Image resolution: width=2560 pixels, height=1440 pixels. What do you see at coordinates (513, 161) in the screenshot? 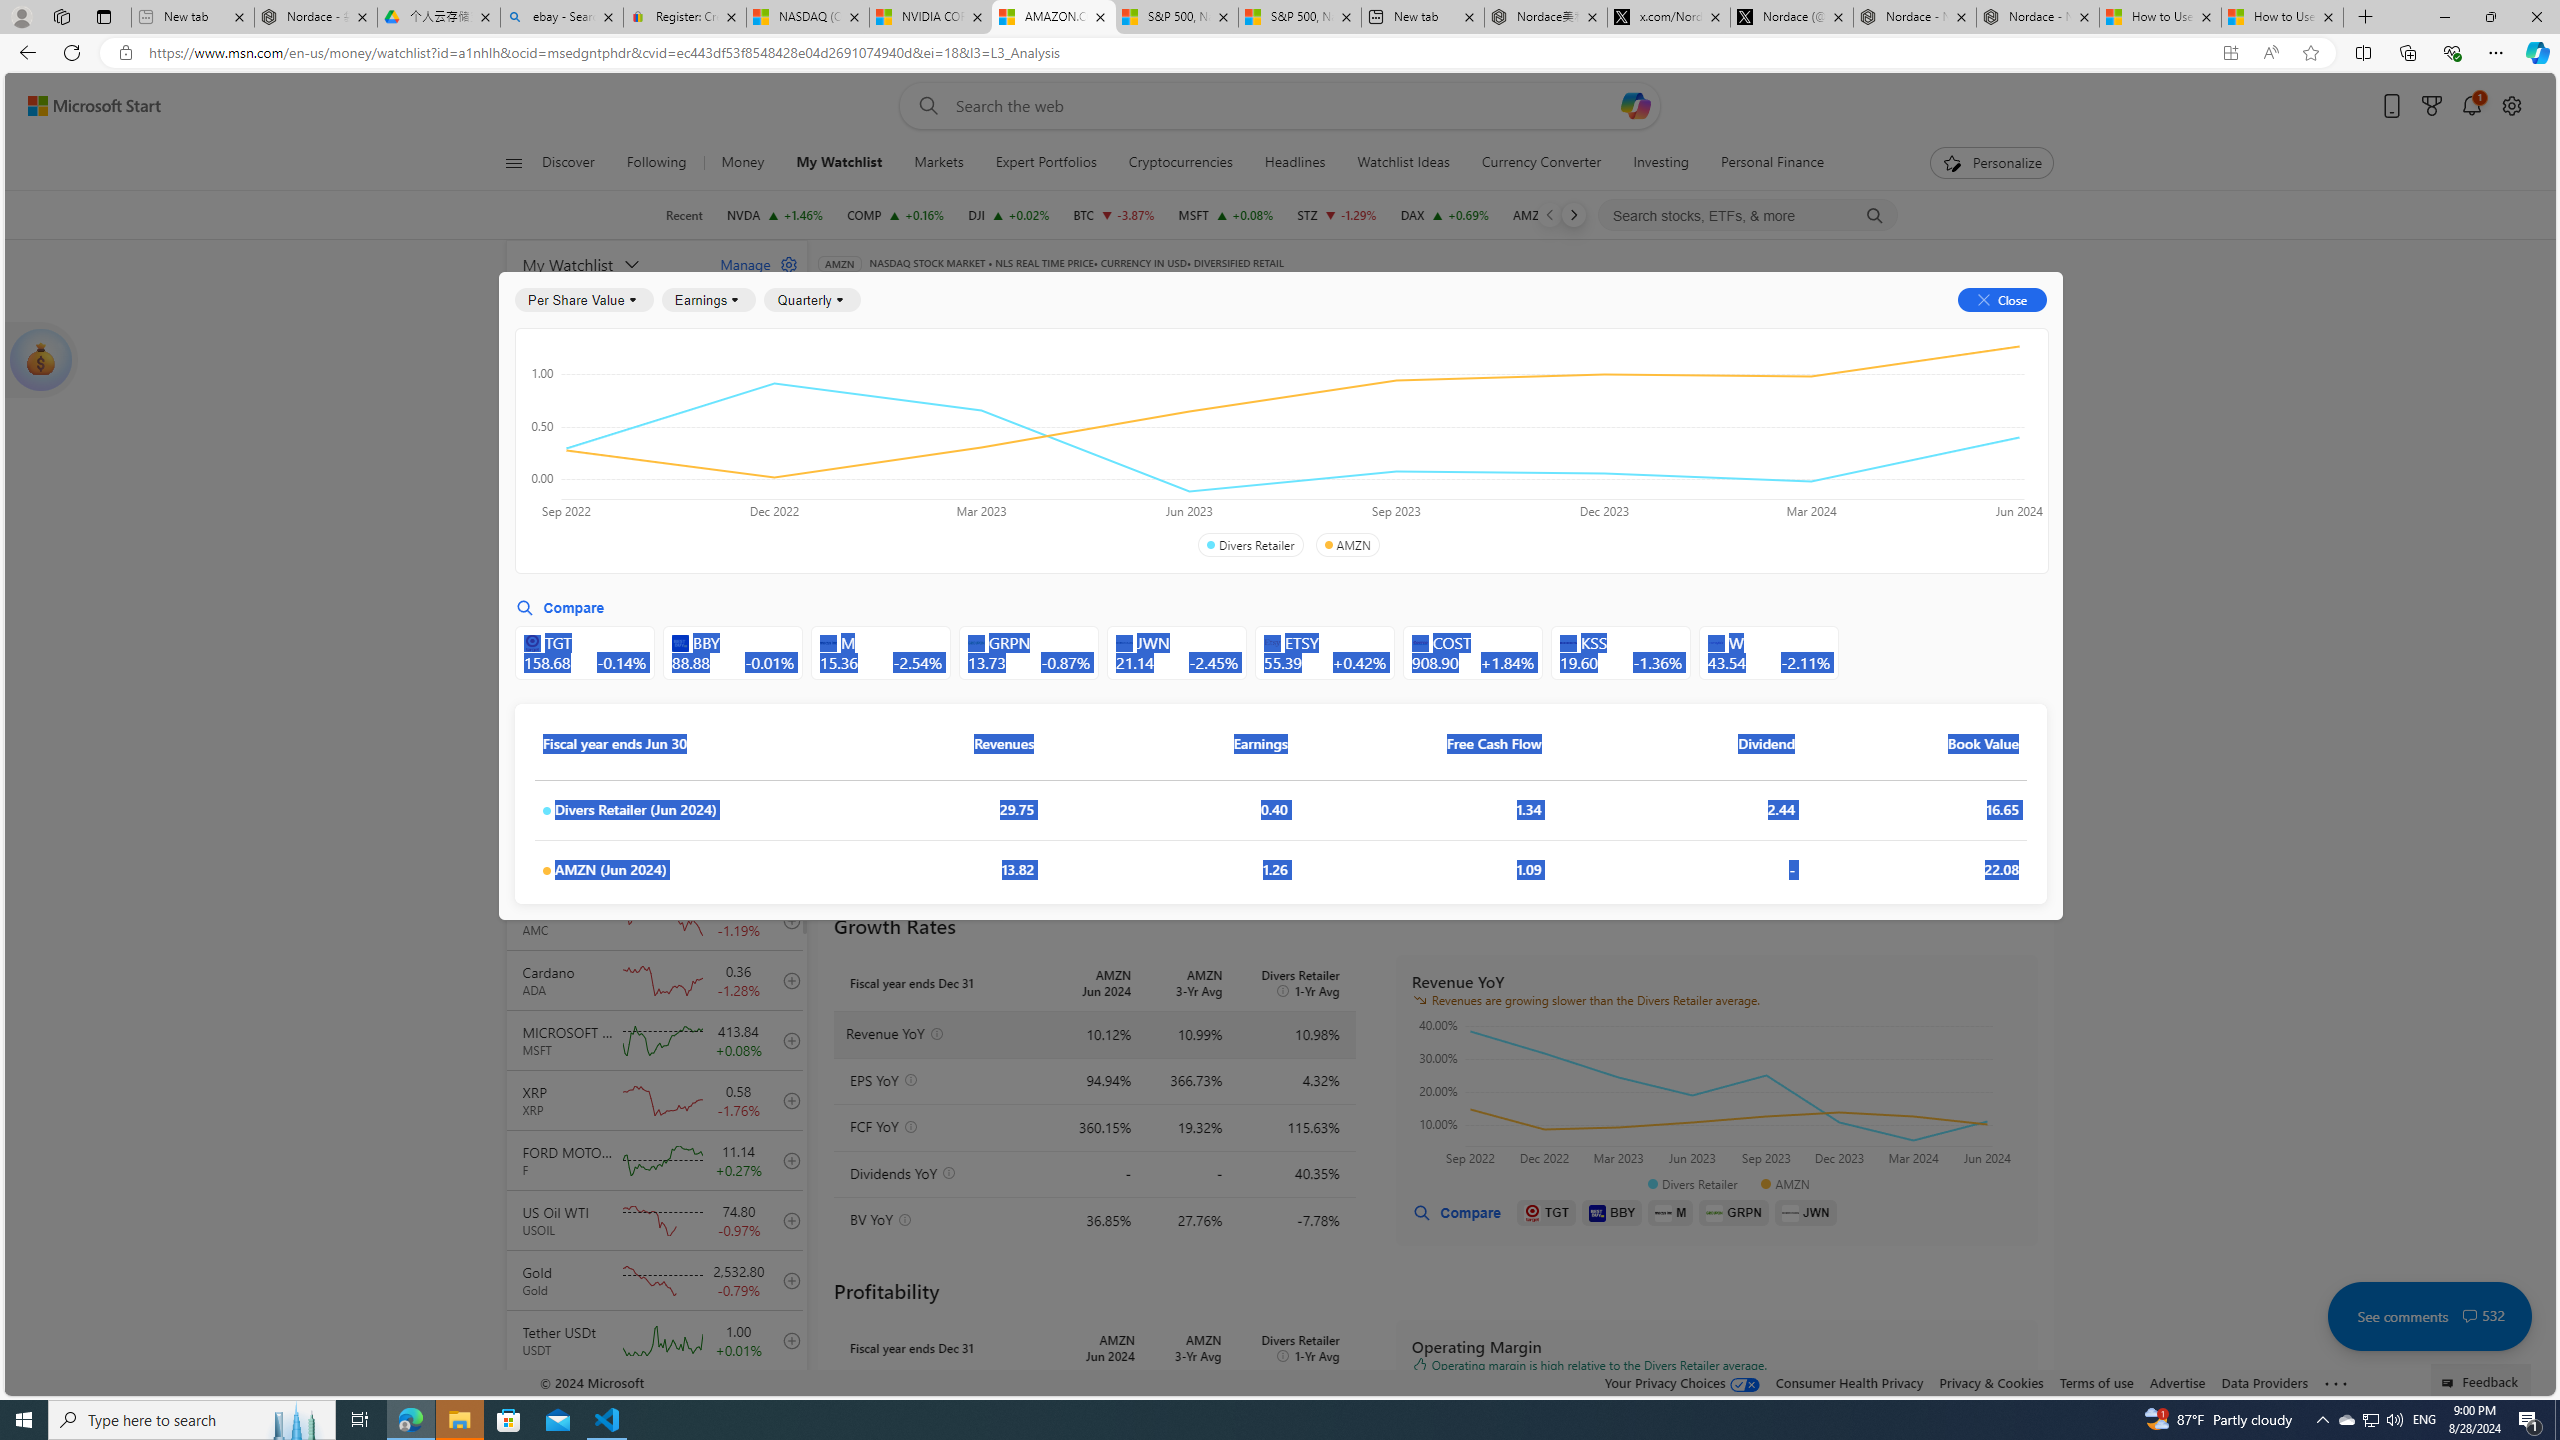
I see `'Open navigation menu'` at bounding box center [513, 161].